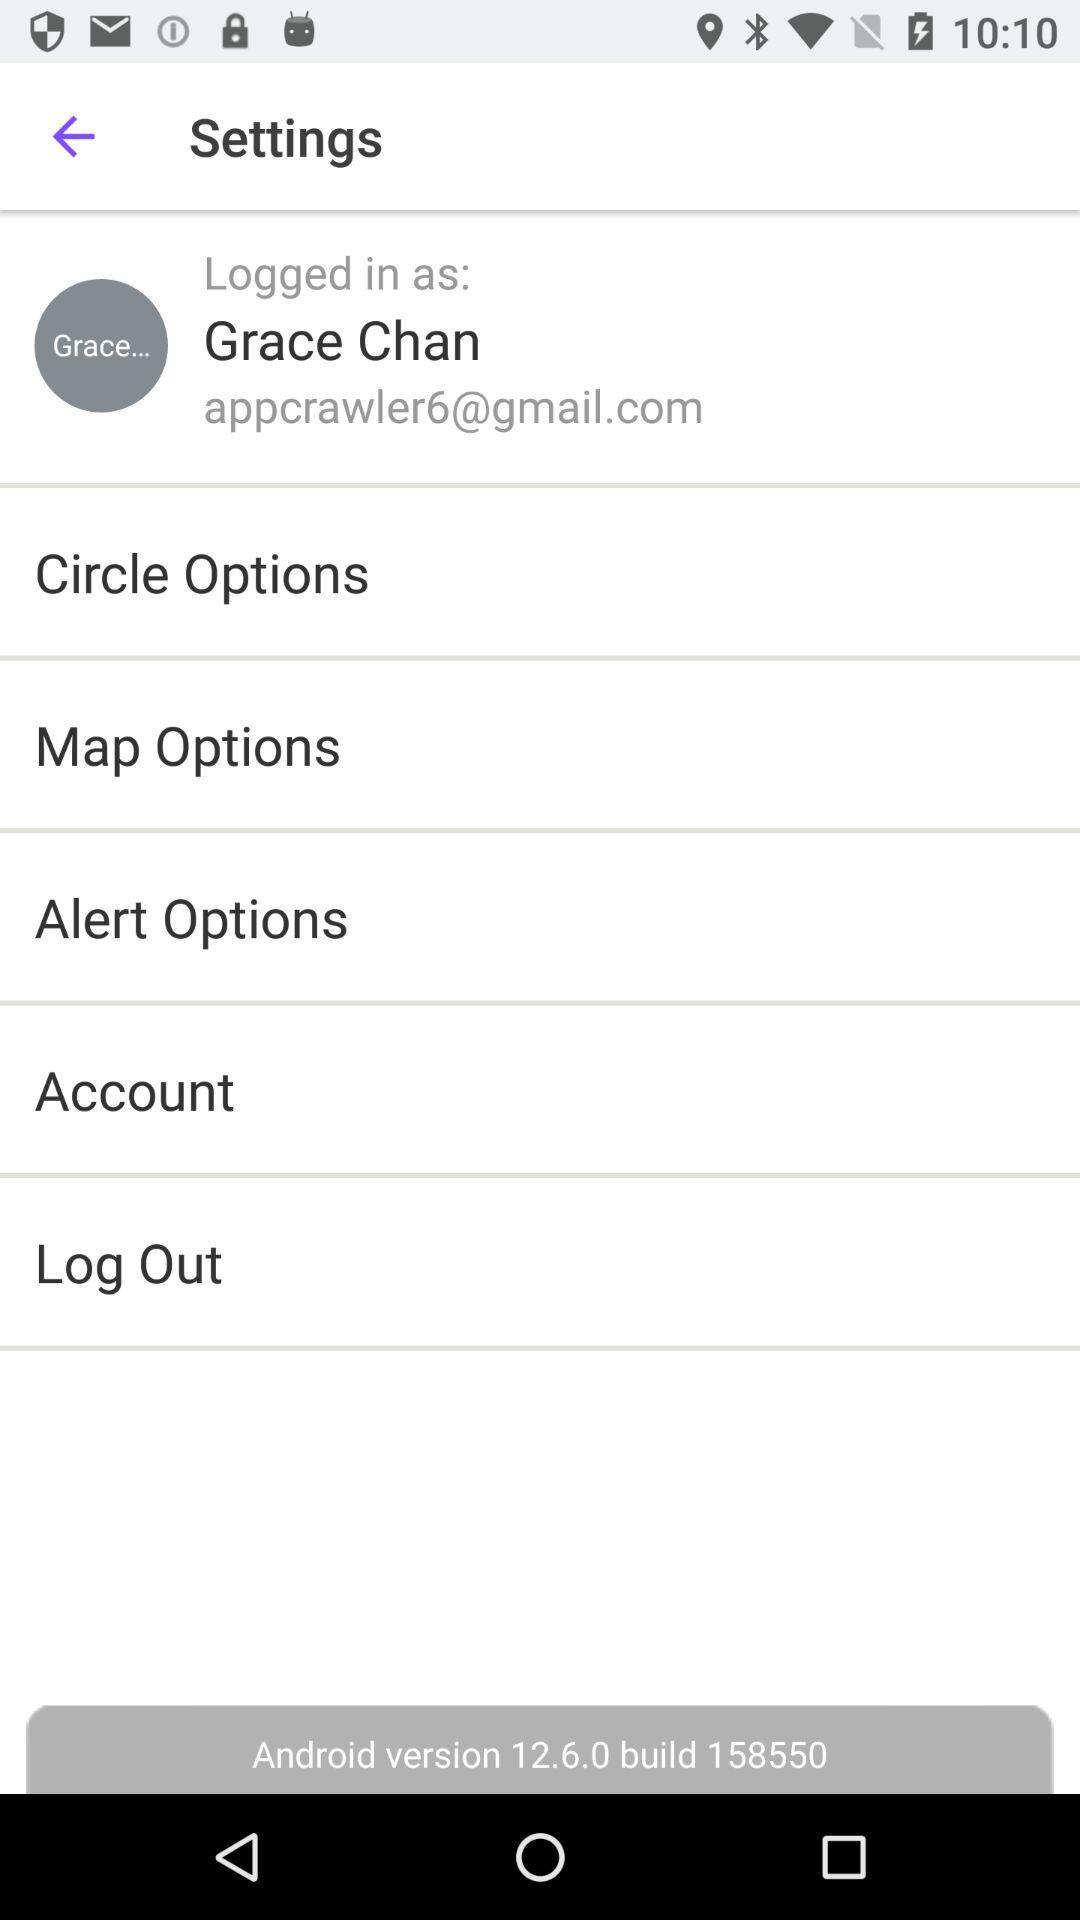 The image size is (1080, 1920). I want to click on the item at the center, so click(540, 1260).